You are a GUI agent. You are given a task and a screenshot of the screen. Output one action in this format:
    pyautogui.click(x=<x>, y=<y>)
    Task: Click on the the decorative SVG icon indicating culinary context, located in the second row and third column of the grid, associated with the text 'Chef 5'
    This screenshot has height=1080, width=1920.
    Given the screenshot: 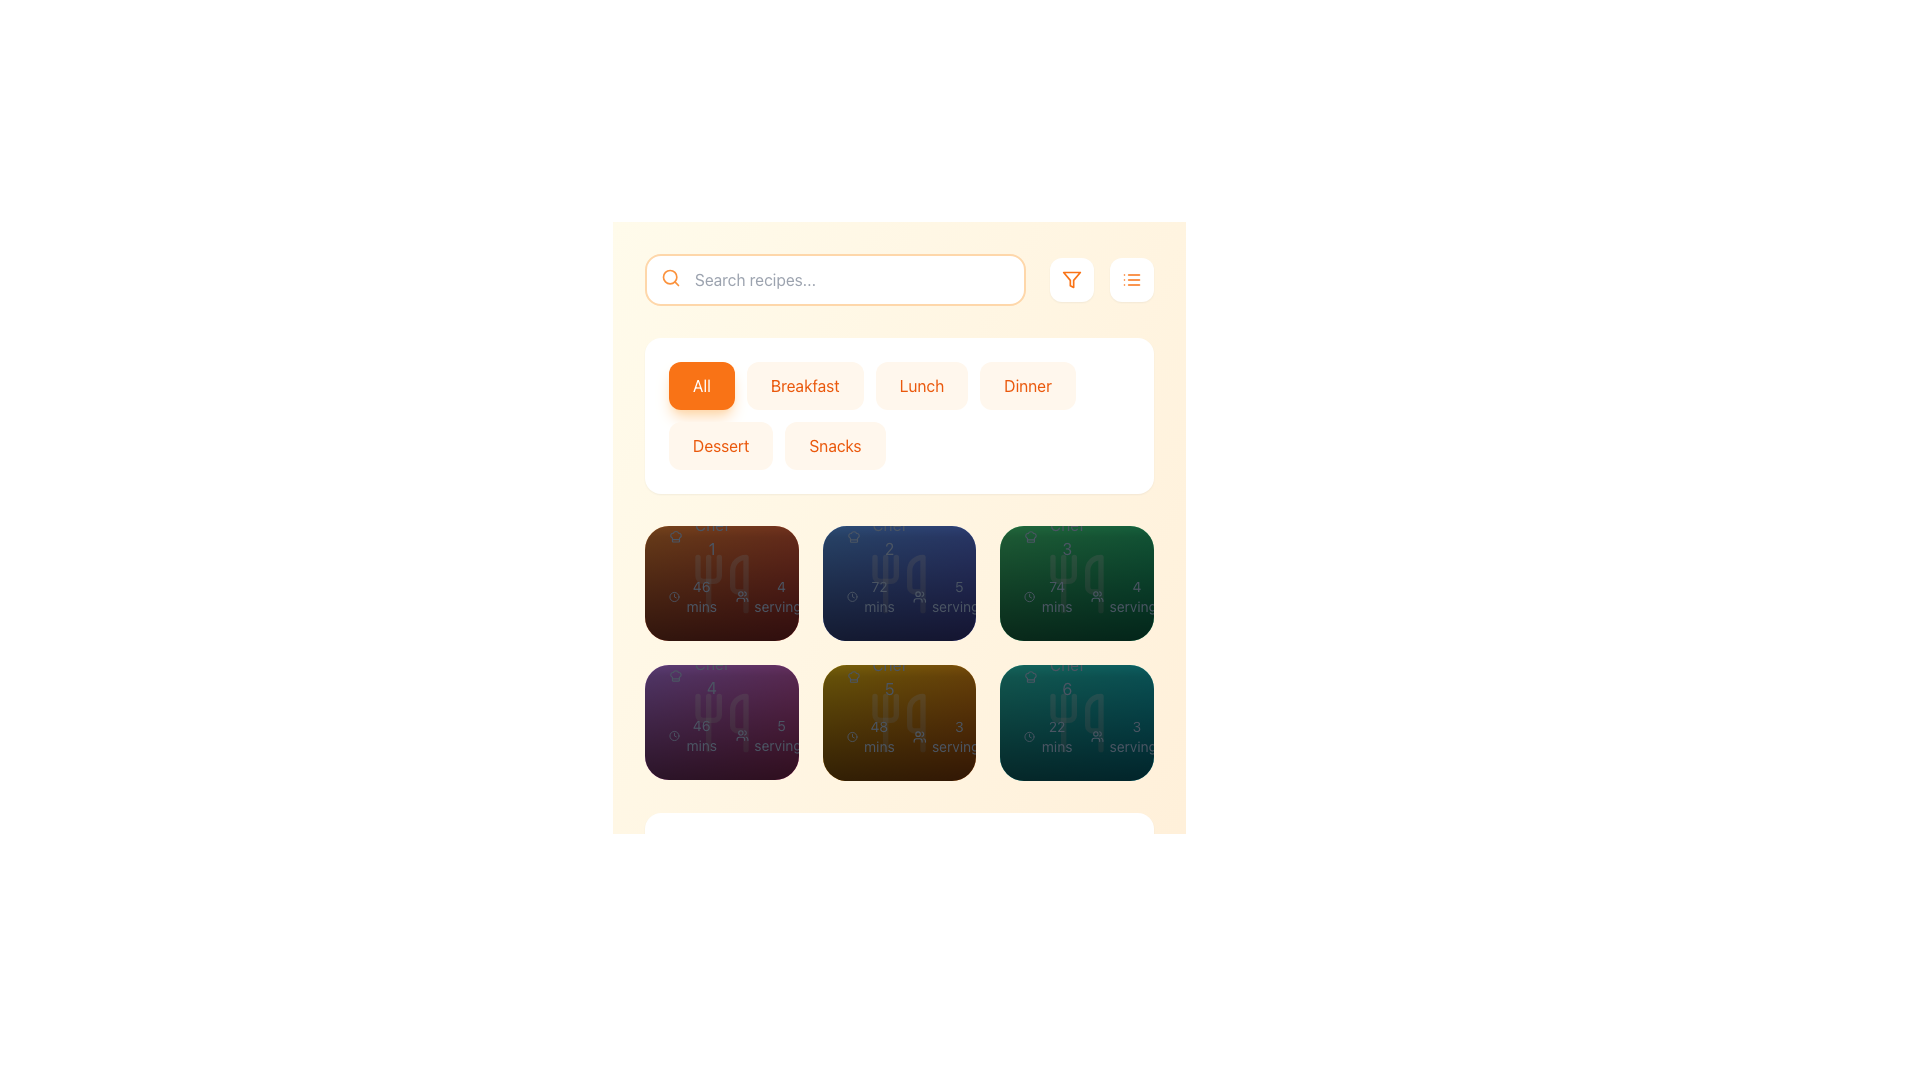 What is the action you would take?
    pyautogui.click(x=853, y=675)
    